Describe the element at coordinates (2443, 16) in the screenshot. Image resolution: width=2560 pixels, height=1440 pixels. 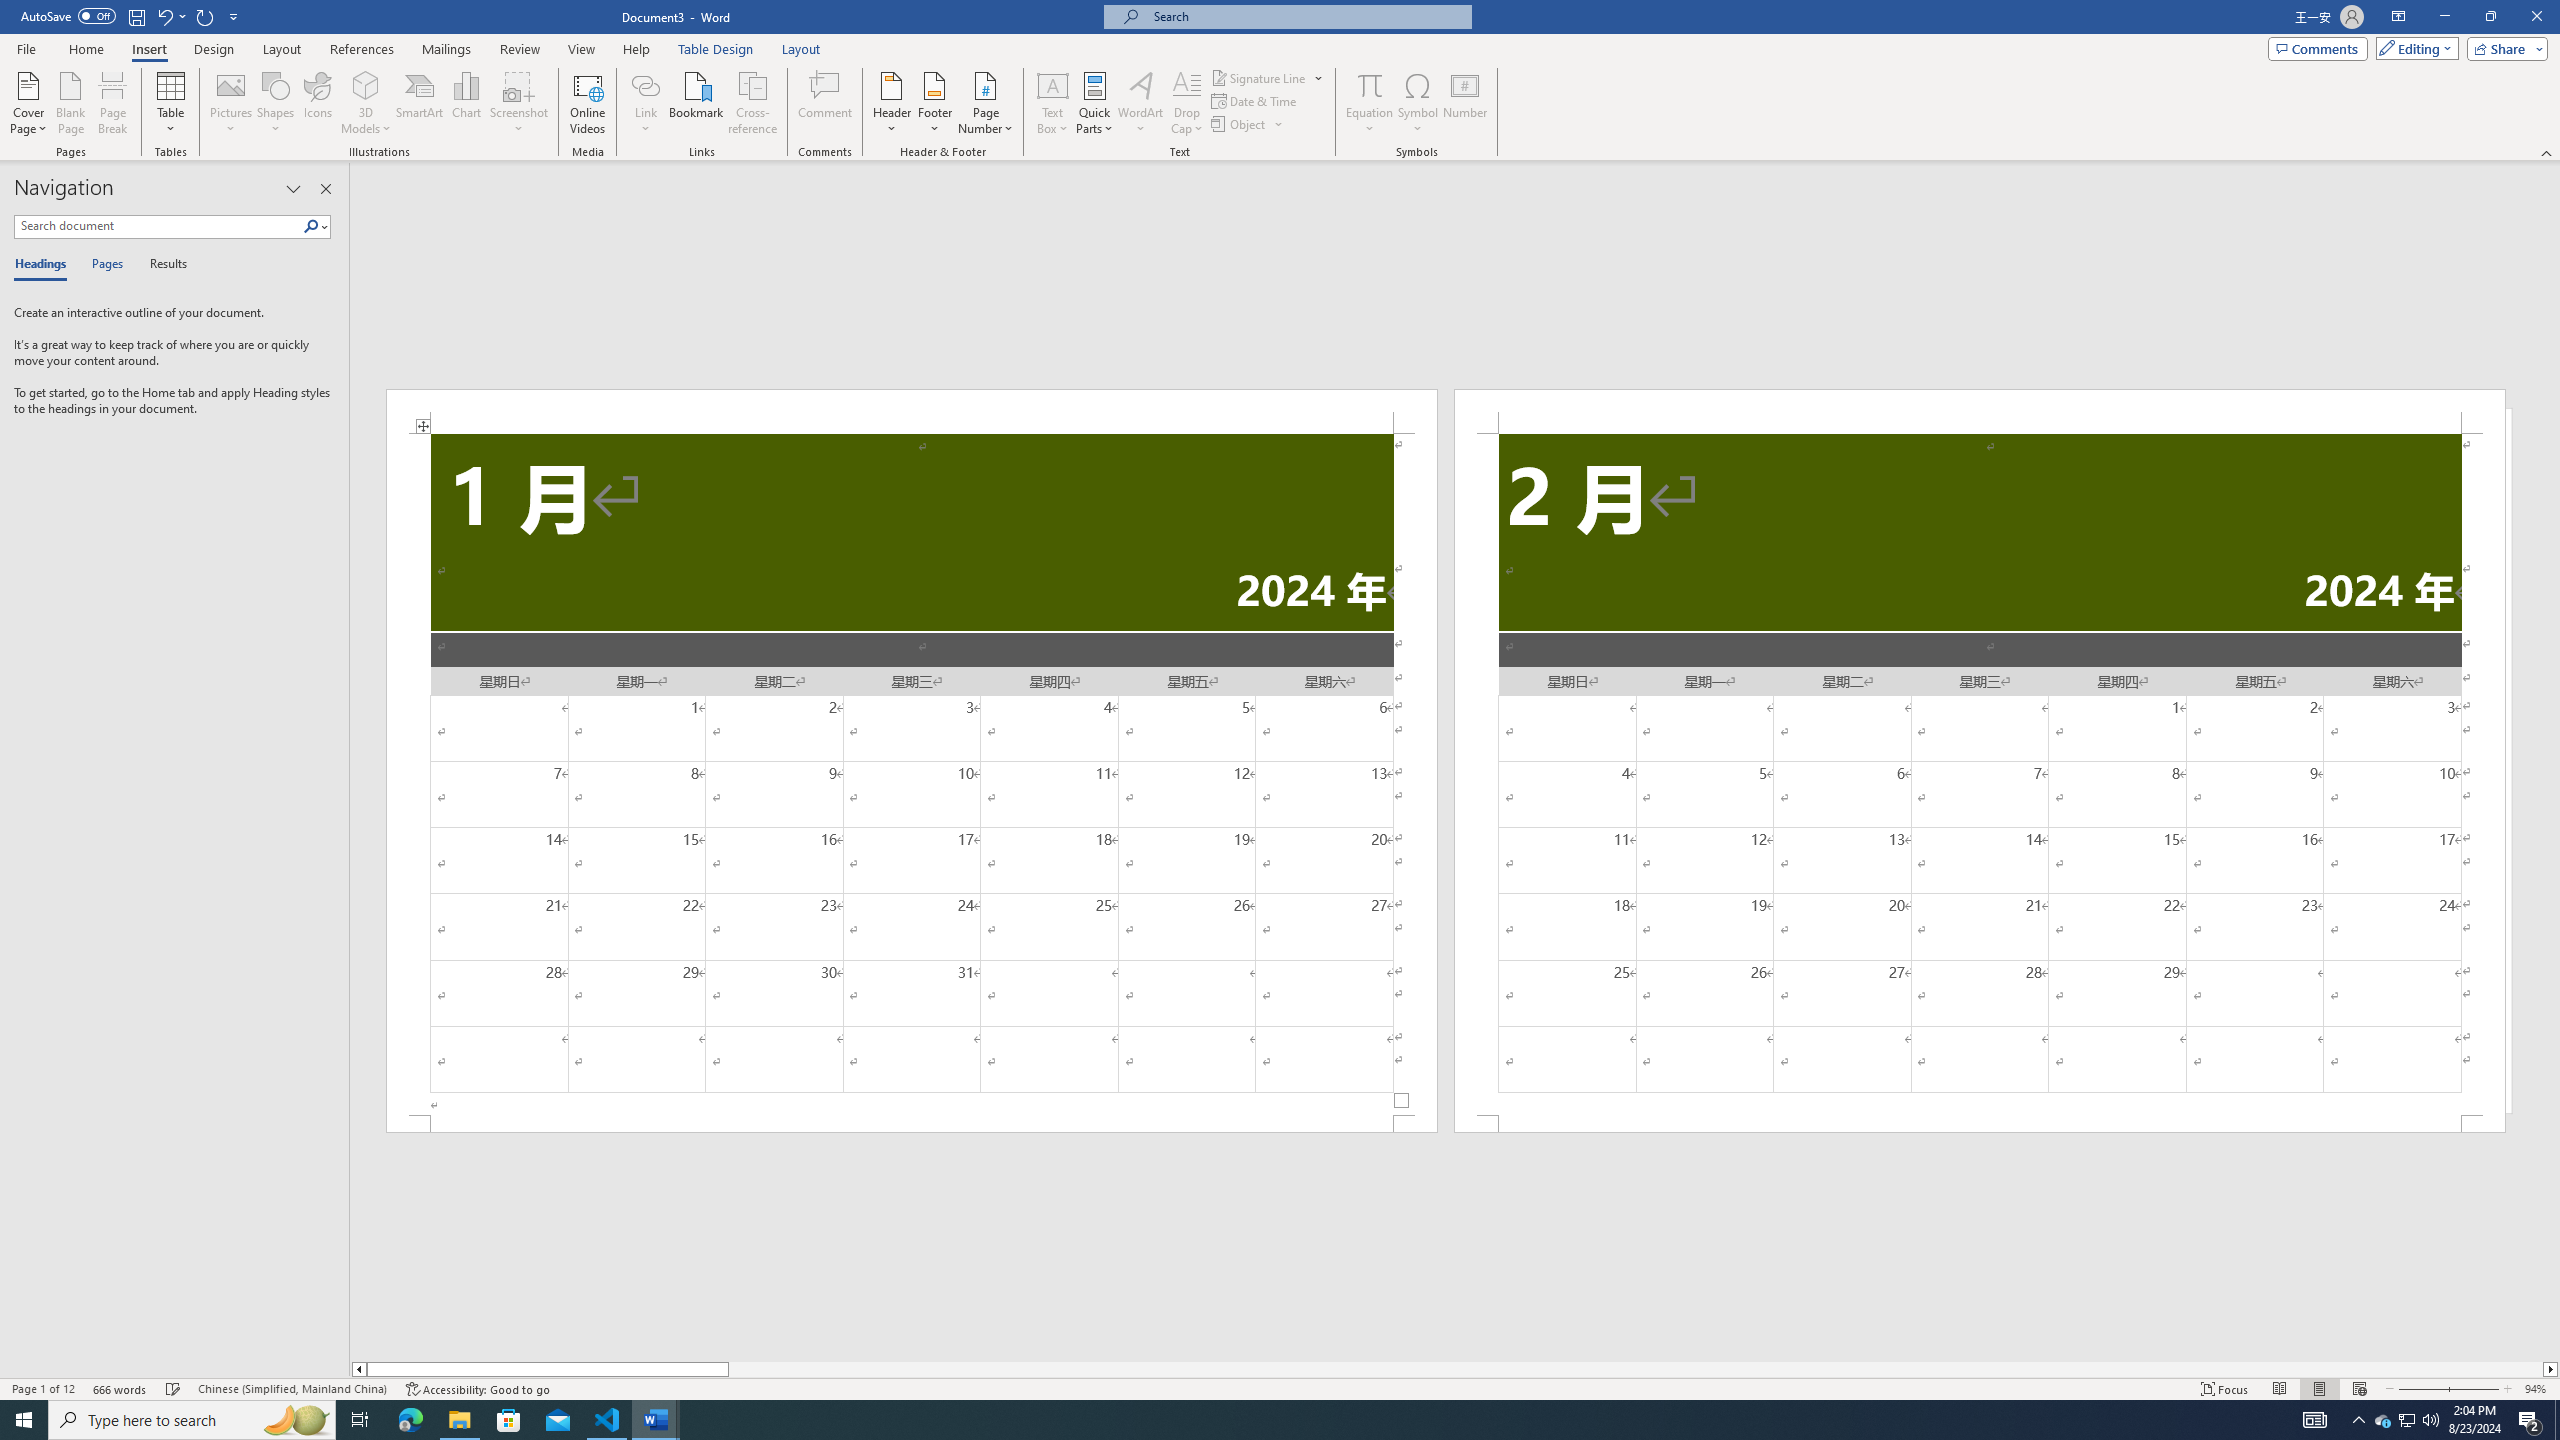
I see `'Minimize'` at that location.